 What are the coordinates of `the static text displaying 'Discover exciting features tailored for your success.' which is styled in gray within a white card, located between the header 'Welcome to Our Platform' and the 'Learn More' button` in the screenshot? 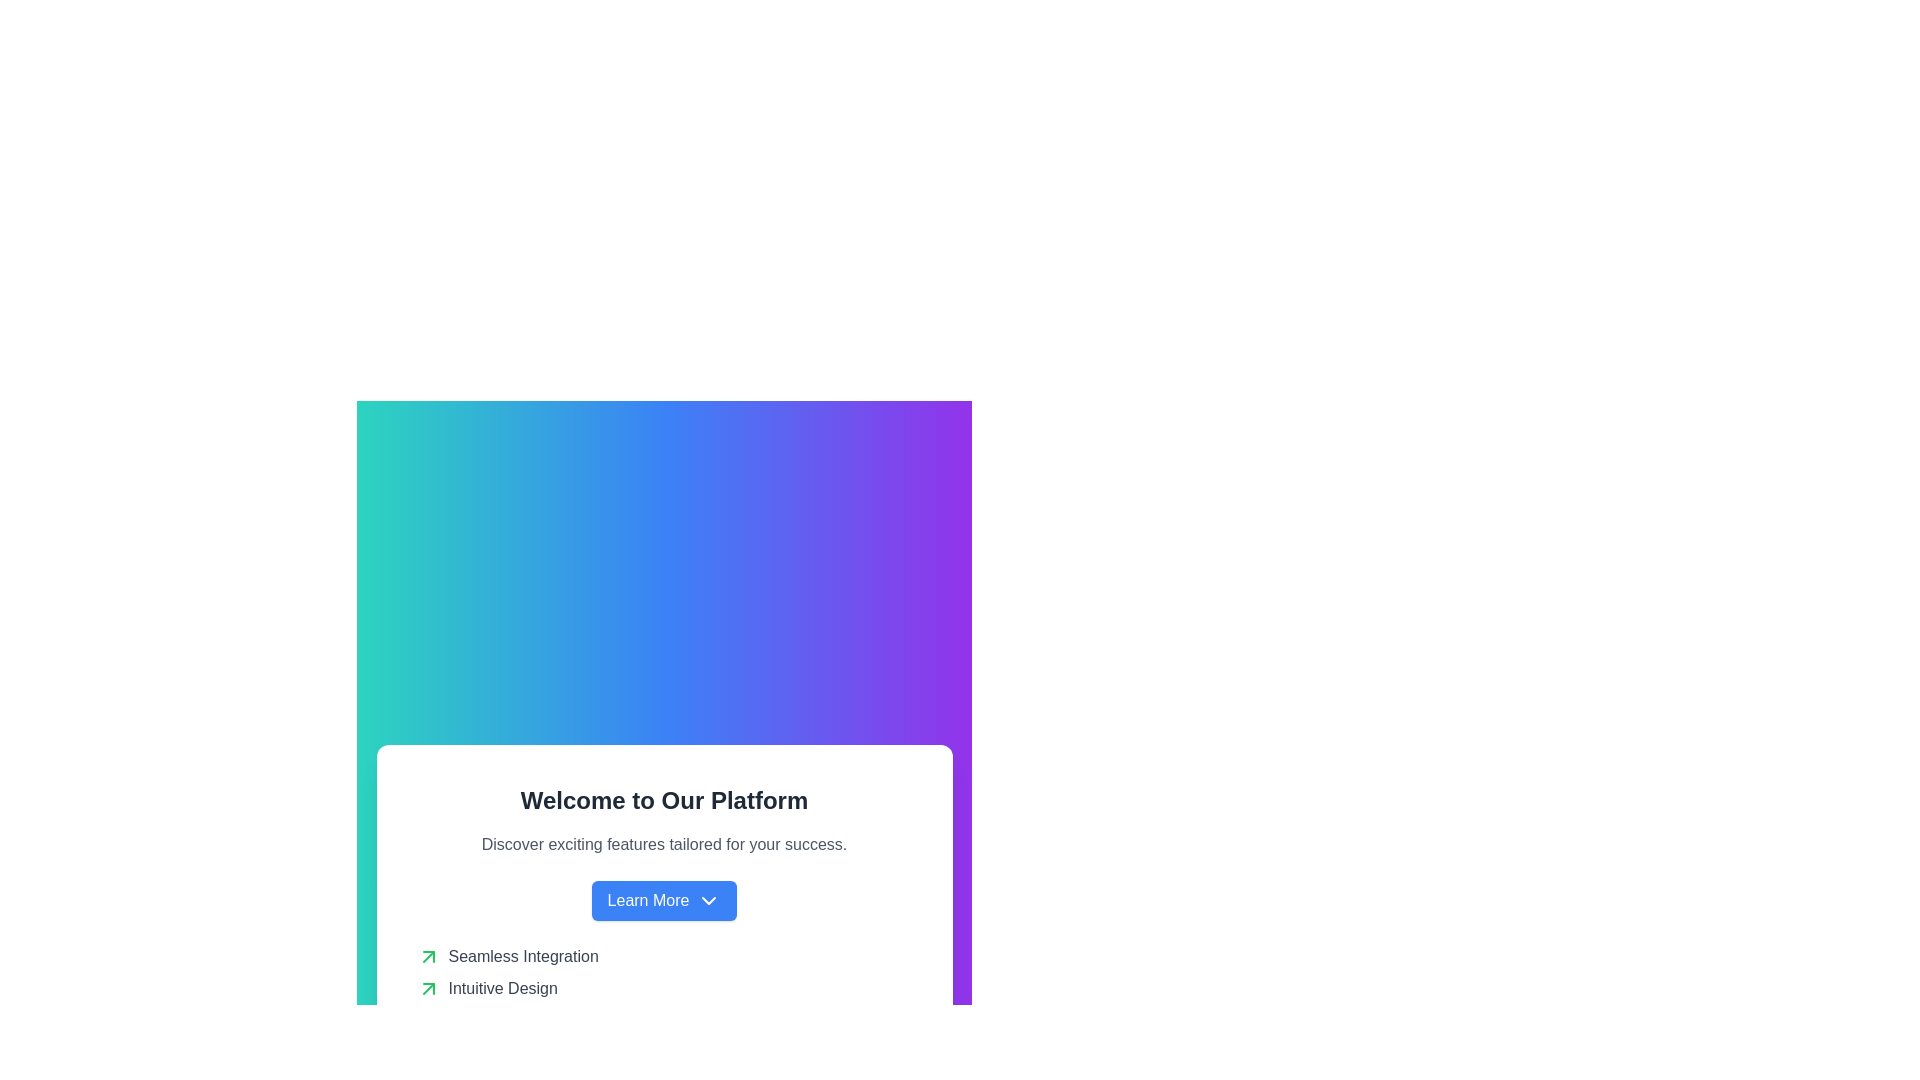 It's located at (664, 844).